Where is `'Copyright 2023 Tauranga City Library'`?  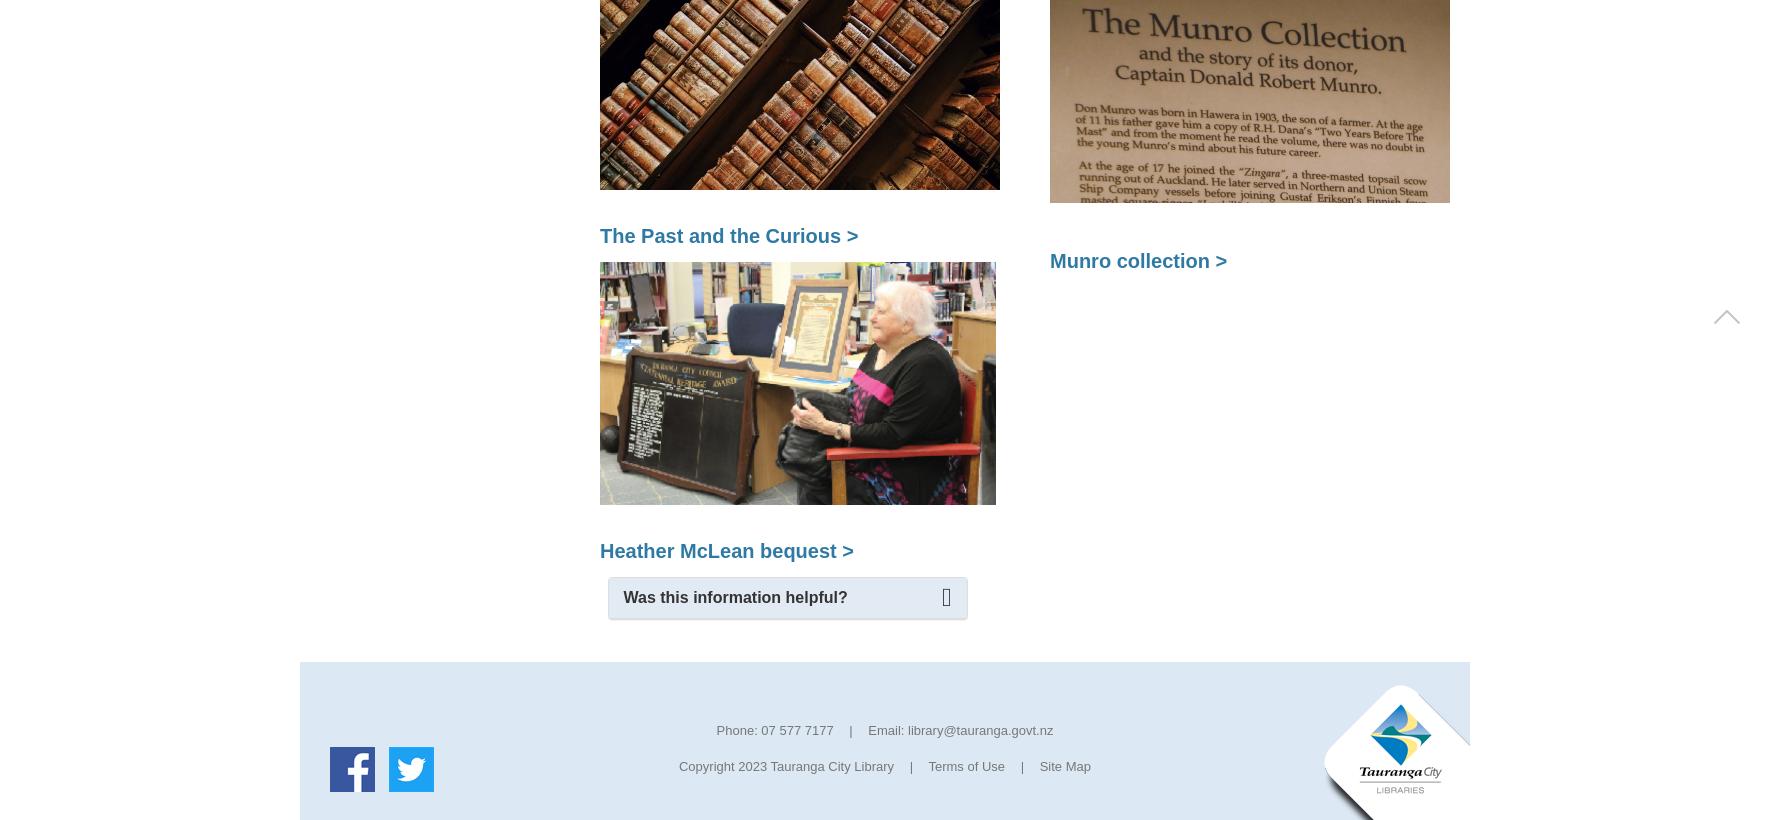
'Copyright 2023 Tauranga City Library' is located at coordinates (786, 764).